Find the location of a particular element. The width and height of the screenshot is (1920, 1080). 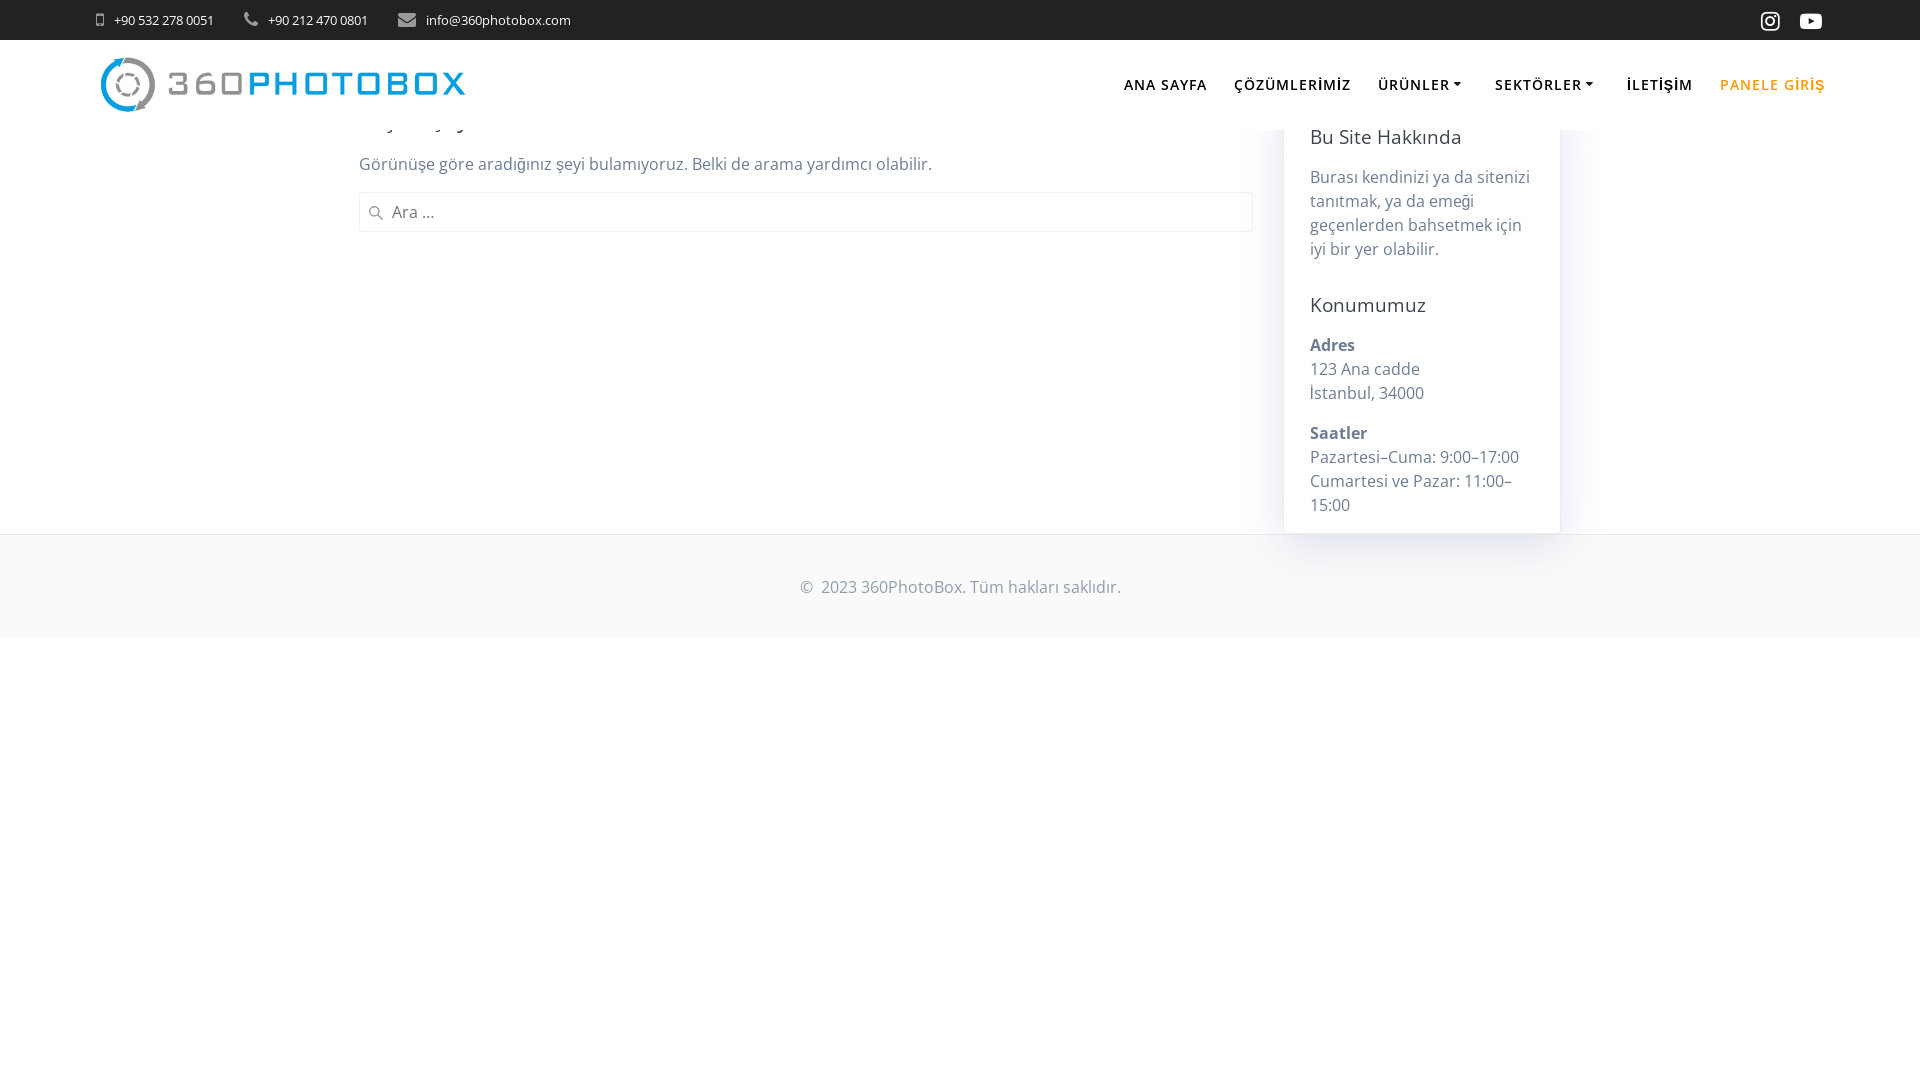

'ANA SAYFA' is located at coordinates (1165, 83).